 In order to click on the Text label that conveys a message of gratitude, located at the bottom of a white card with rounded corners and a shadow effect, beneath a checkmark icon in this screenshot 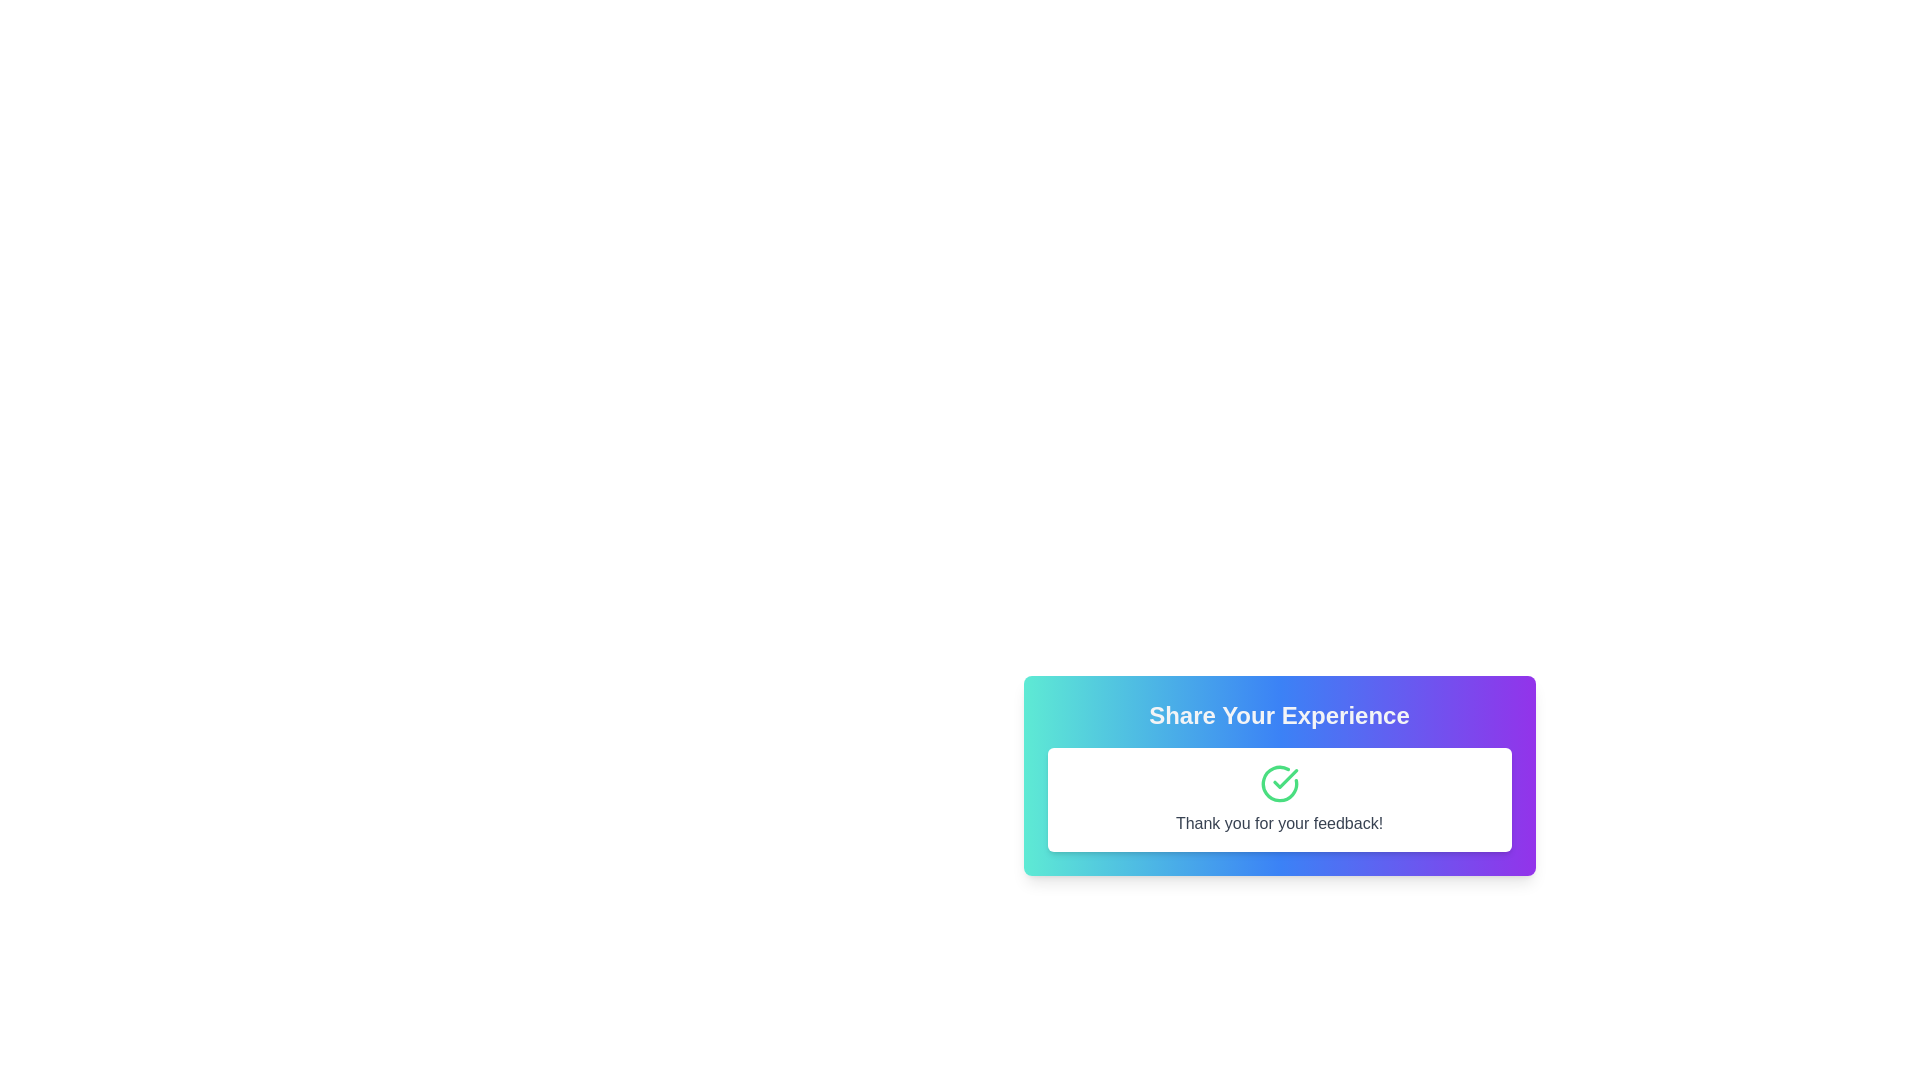, I will do `click(1278, 824)`.